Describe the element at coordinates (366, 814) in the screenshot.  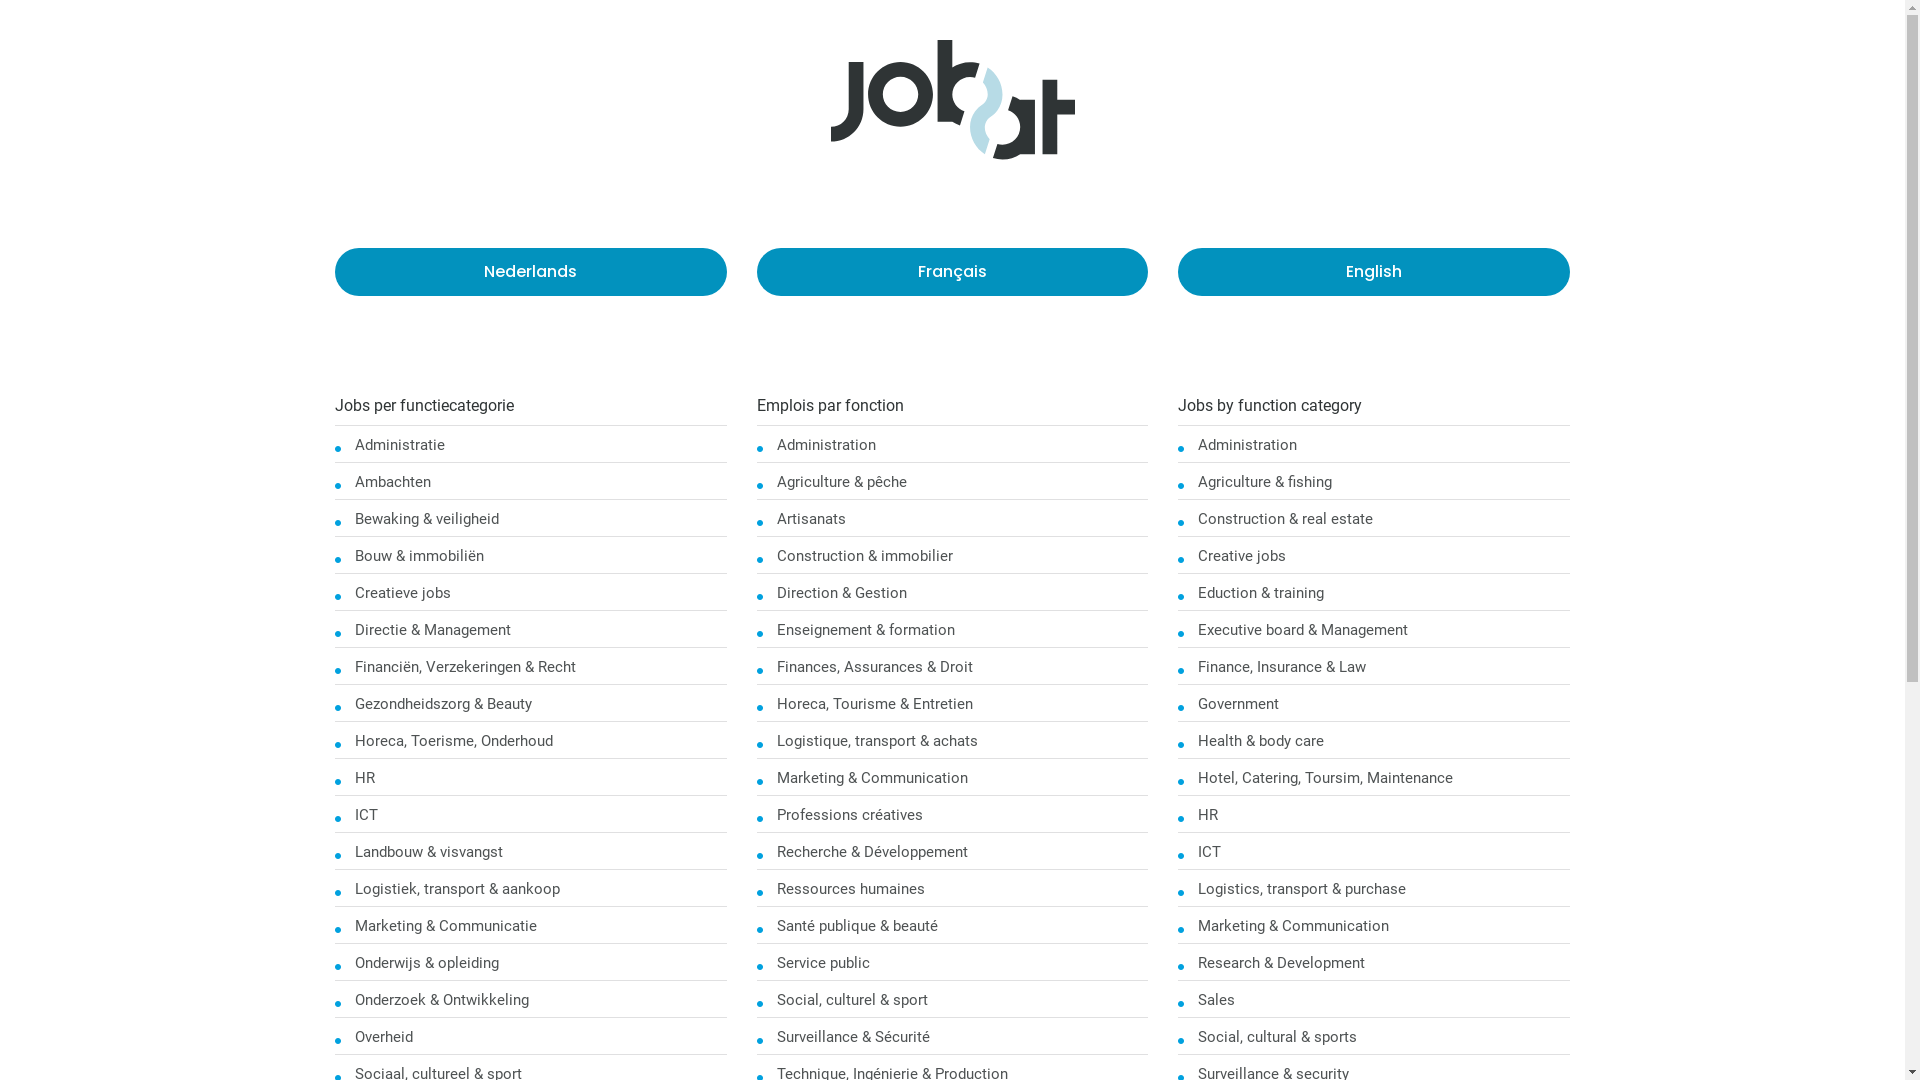
I see `'ICT'` at that location.